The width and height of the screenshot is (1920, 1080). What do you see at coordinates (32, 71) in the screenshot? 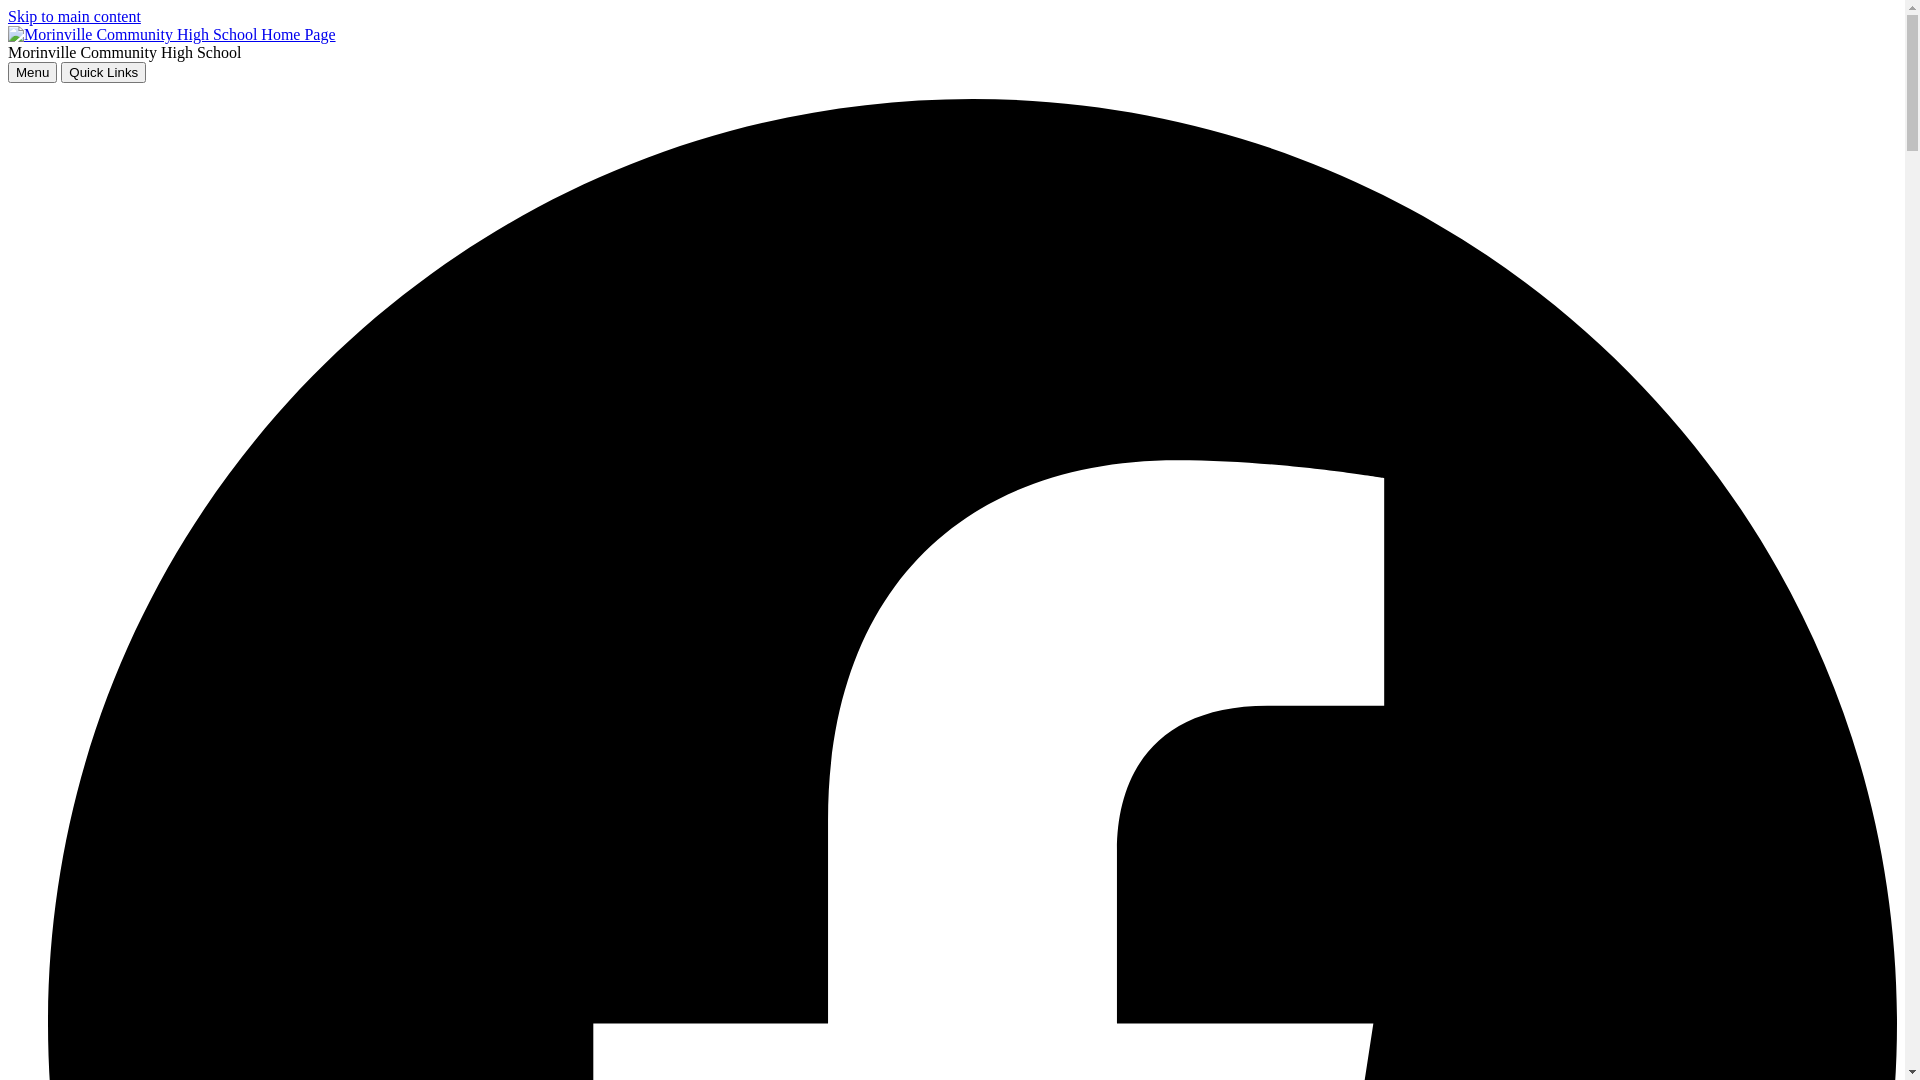
I see `'Menu'` at bounding box center [32, 71].